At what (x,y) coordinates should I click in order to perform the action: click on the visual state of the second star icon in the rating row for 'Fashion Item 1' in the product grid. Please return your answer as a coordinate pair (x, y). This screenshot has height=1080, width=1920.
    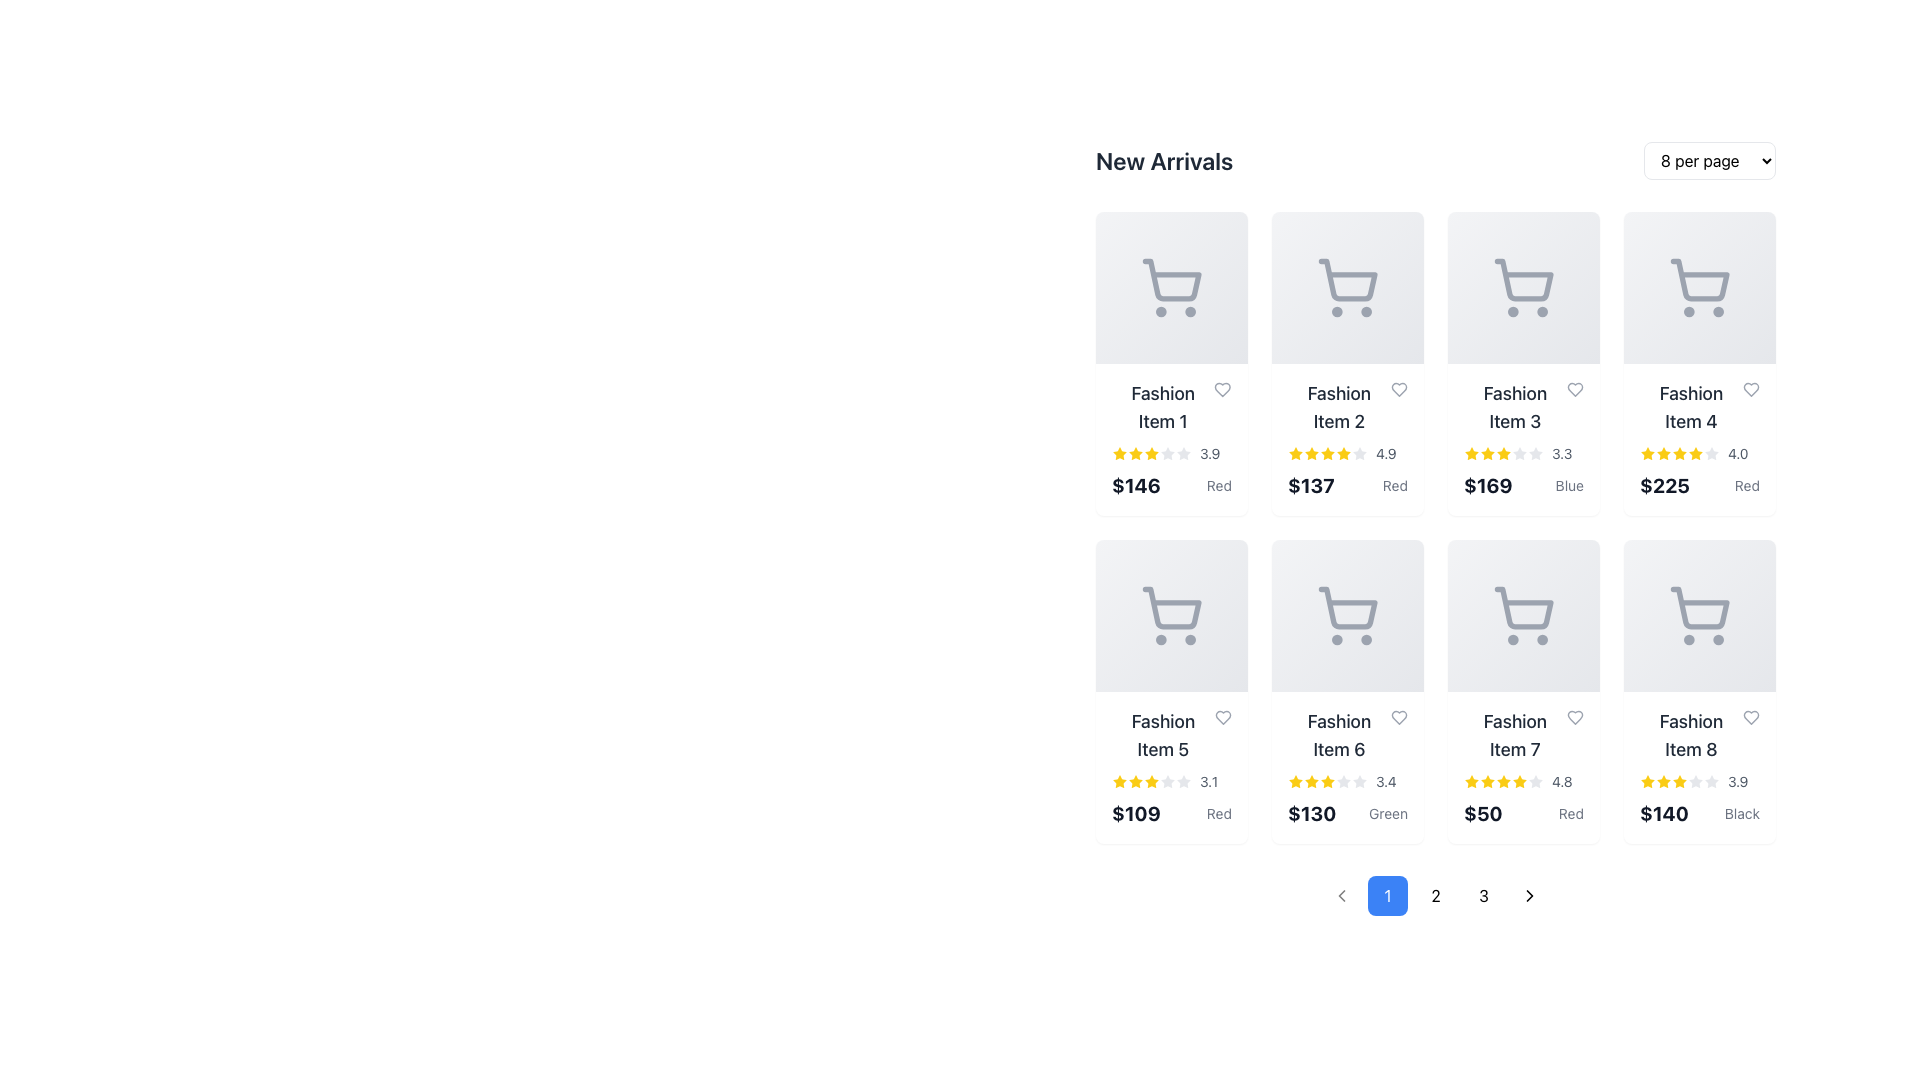
    Looking at the image, I should click on (1136, 454).